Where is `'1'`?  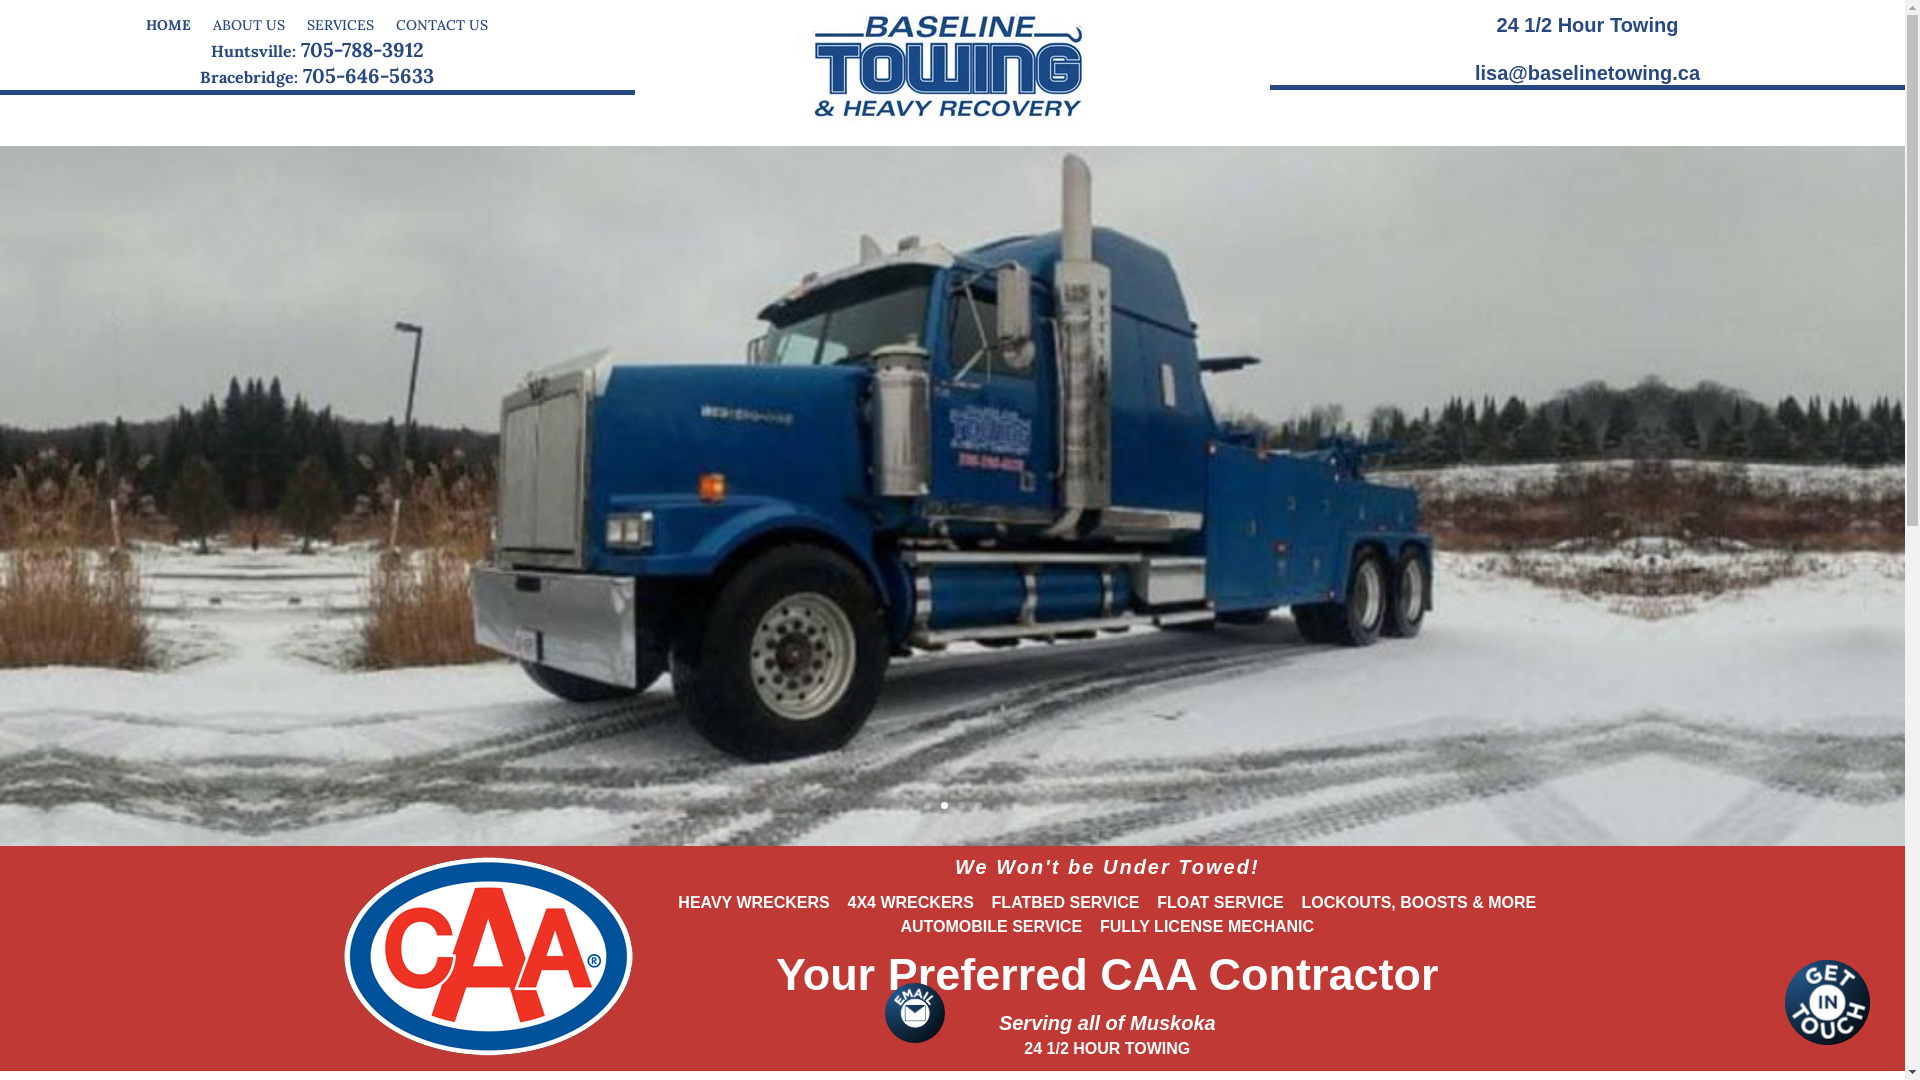 '1' is located at coordinates (926, 804).